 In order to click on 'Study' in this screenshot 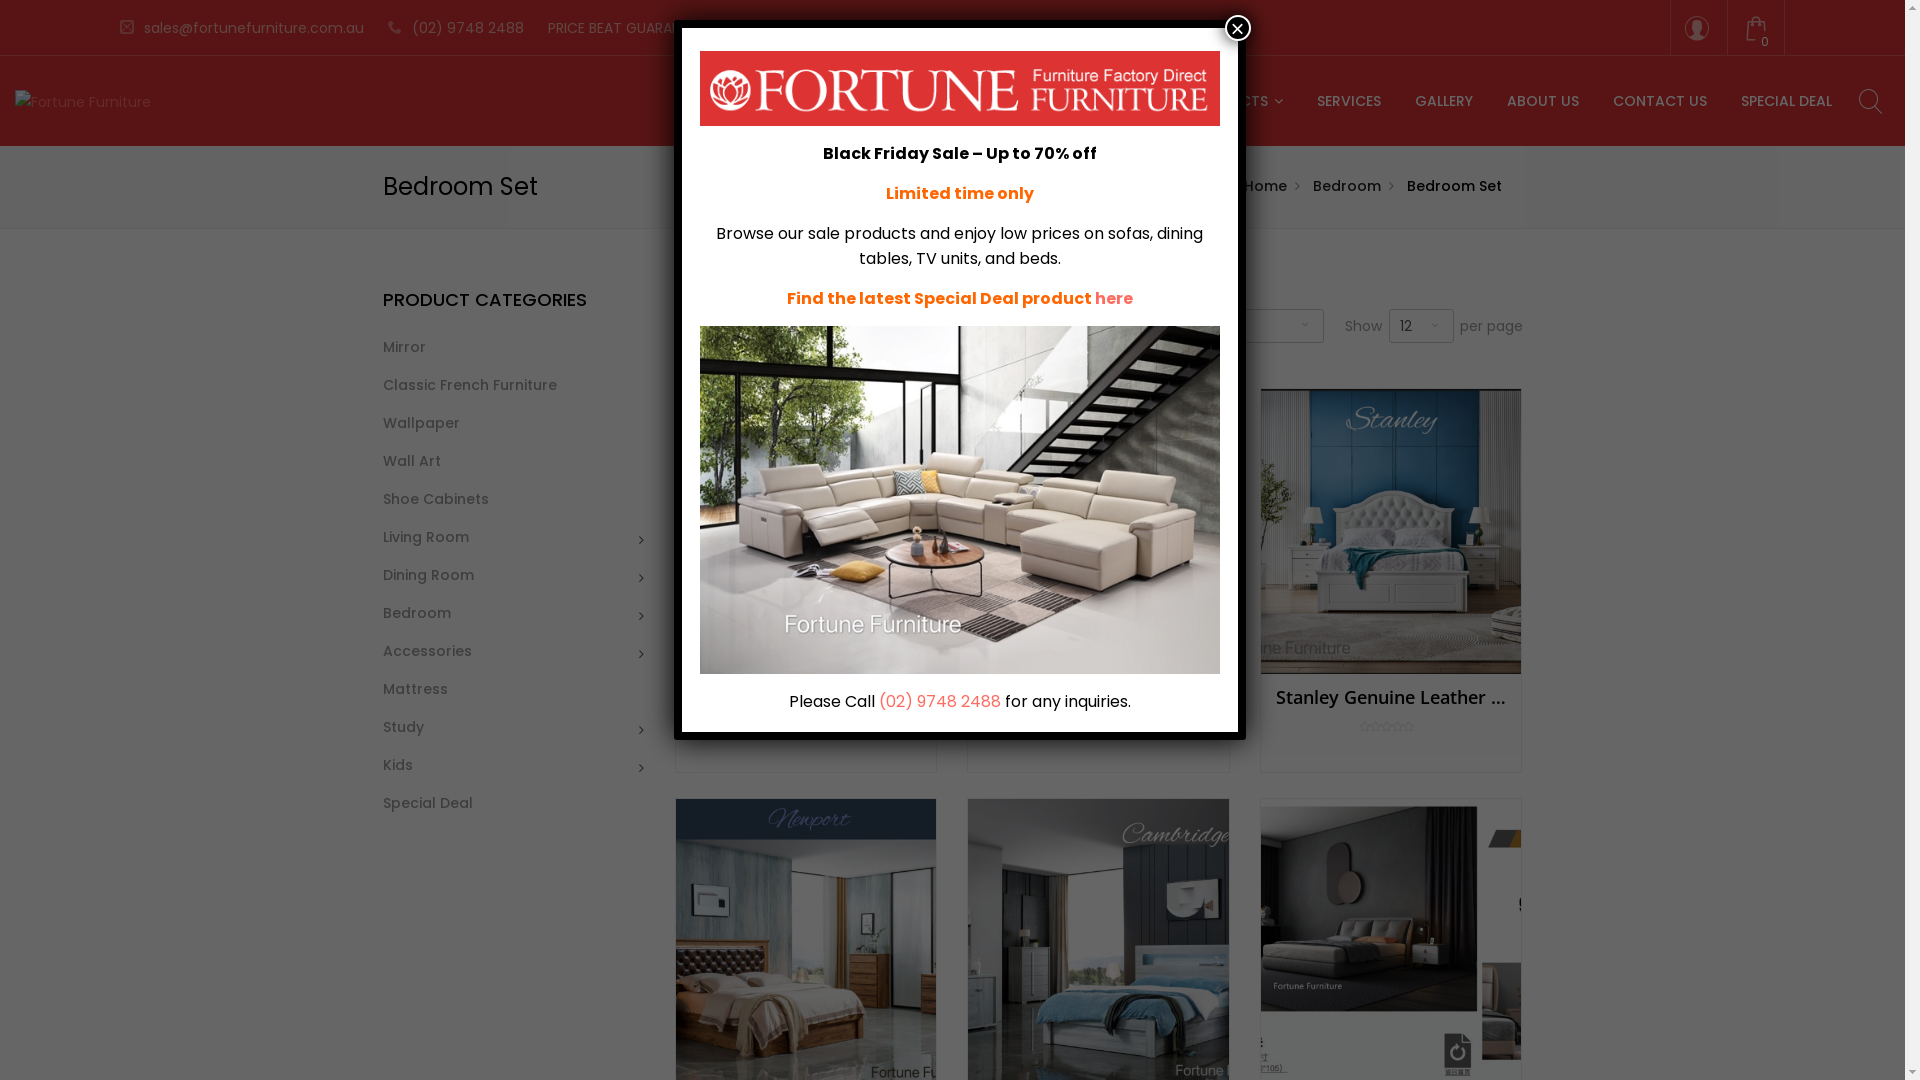, I will do `click(401, 725)`.